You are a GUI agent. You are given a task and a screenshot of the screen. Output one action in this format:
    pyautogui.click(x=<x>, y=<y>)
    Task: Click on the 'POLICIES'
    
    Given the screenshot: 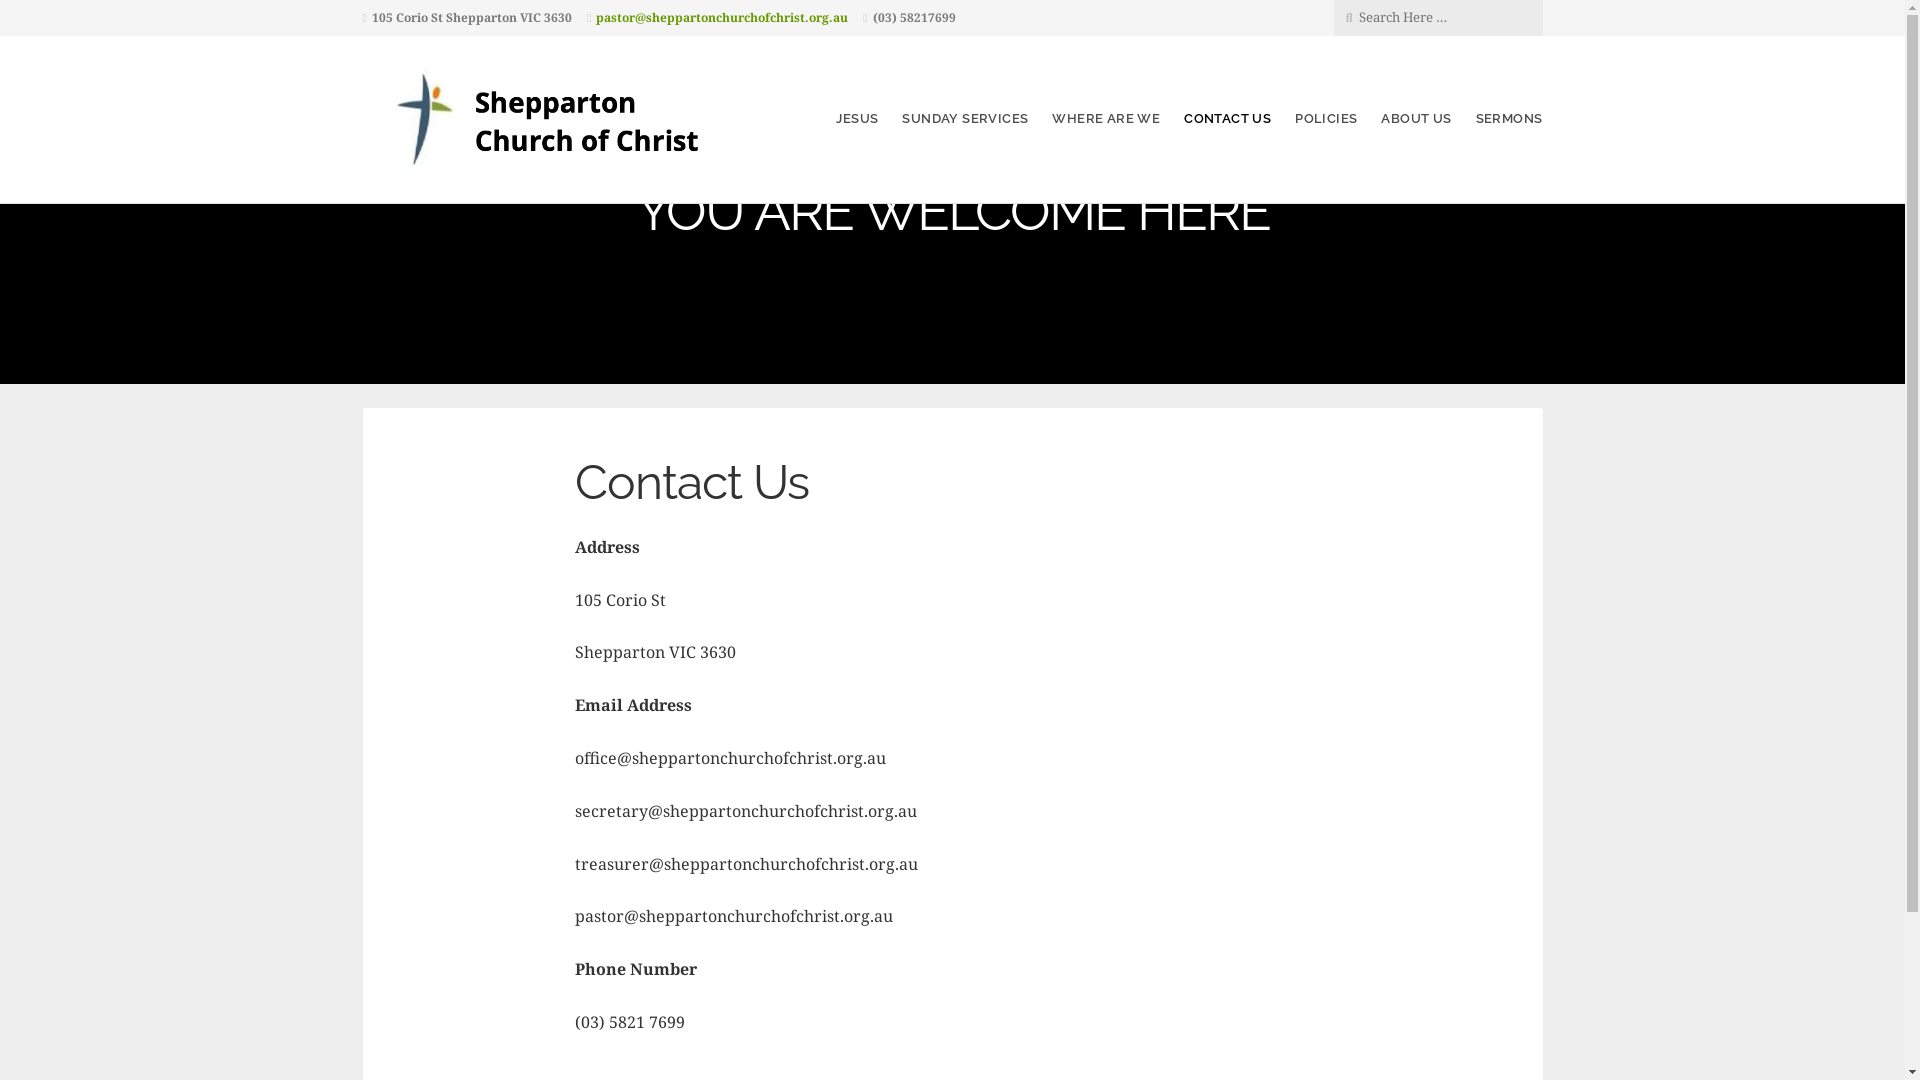 What is the action you would take?
    pyautogui.click(x=1325, y=118)
    